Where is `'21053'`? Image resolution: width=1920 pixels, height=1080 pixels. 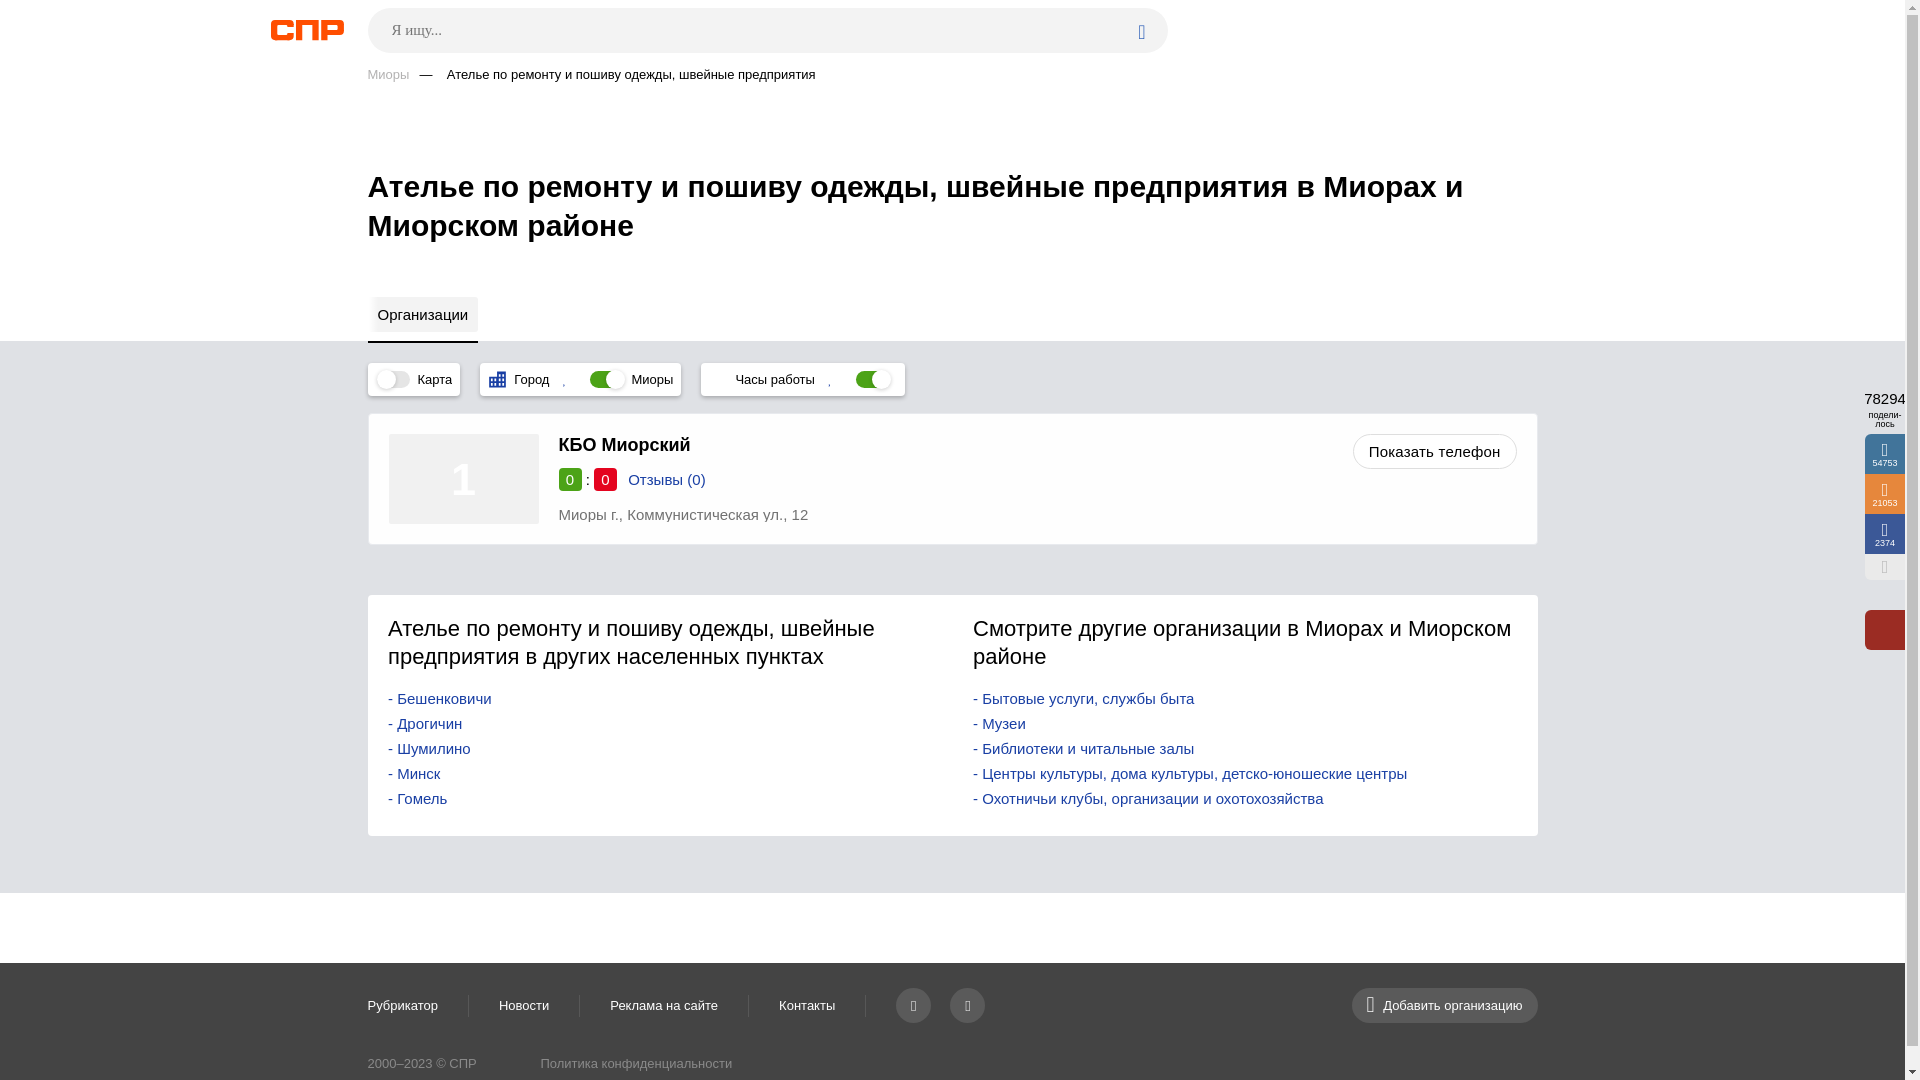
'21053' is located at coordinates (1884, 493).